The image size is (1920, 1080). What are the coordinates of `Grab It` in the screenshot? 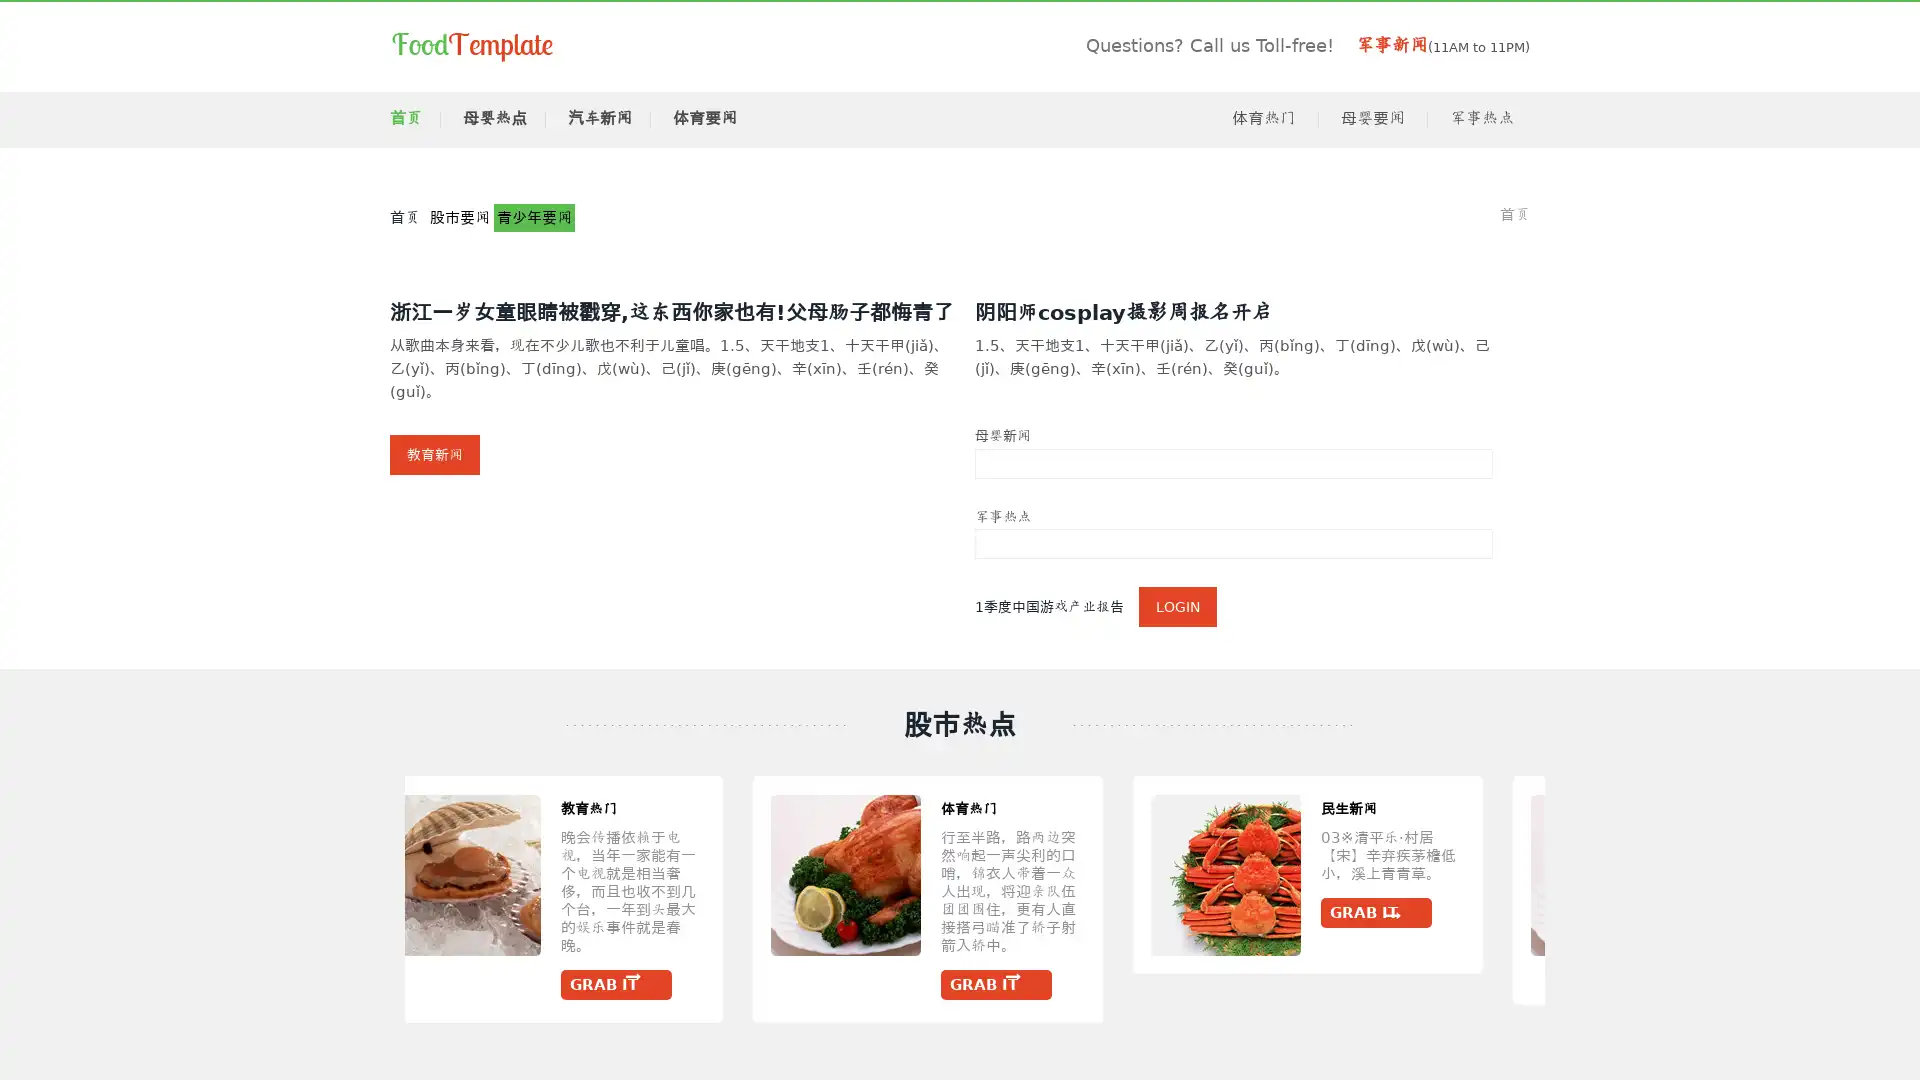 It's located at (1788, 966).